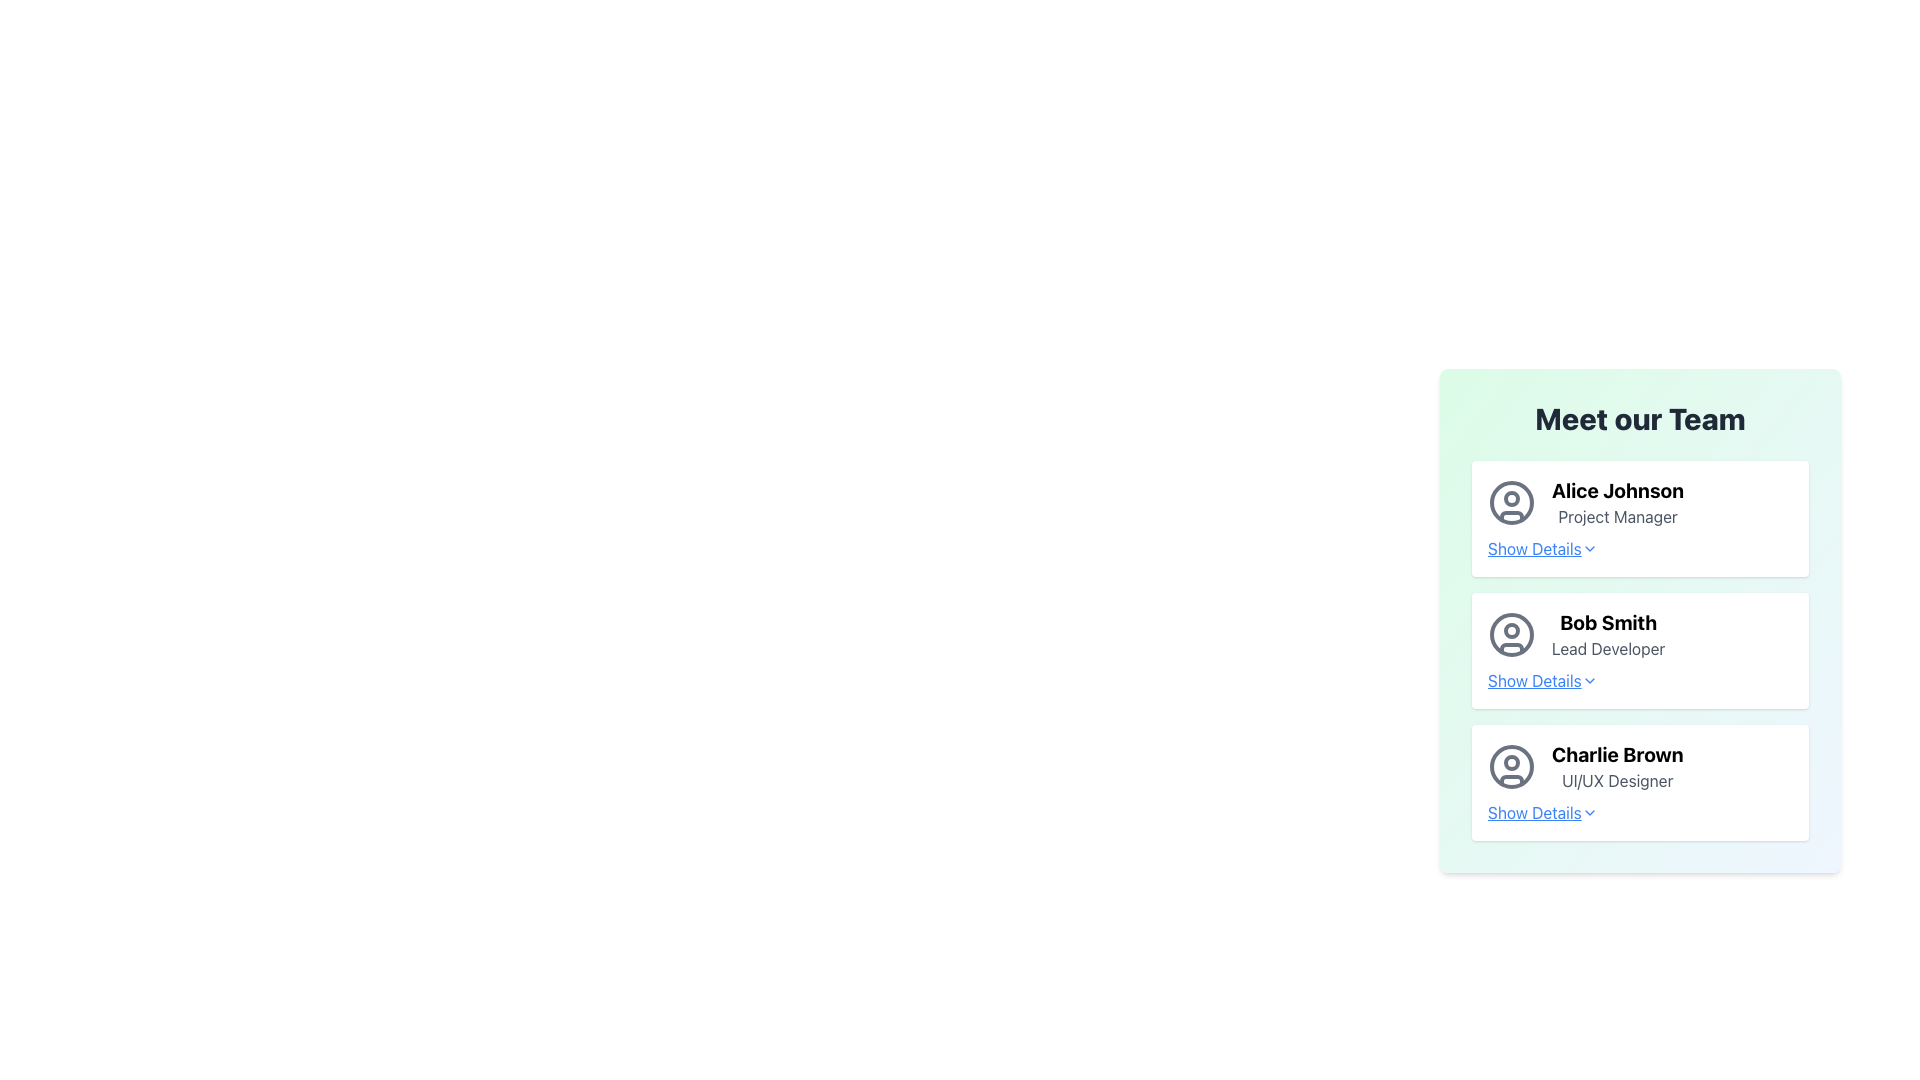  What do you see at coordinates (1617, 515) in the screenshot?
I see `the text label displaying 'Project Manager' in gray font, which is located below 'Alice Johnson' in the card layout under the heading 'Meet our Team'` at bounding box center [1617, 515].